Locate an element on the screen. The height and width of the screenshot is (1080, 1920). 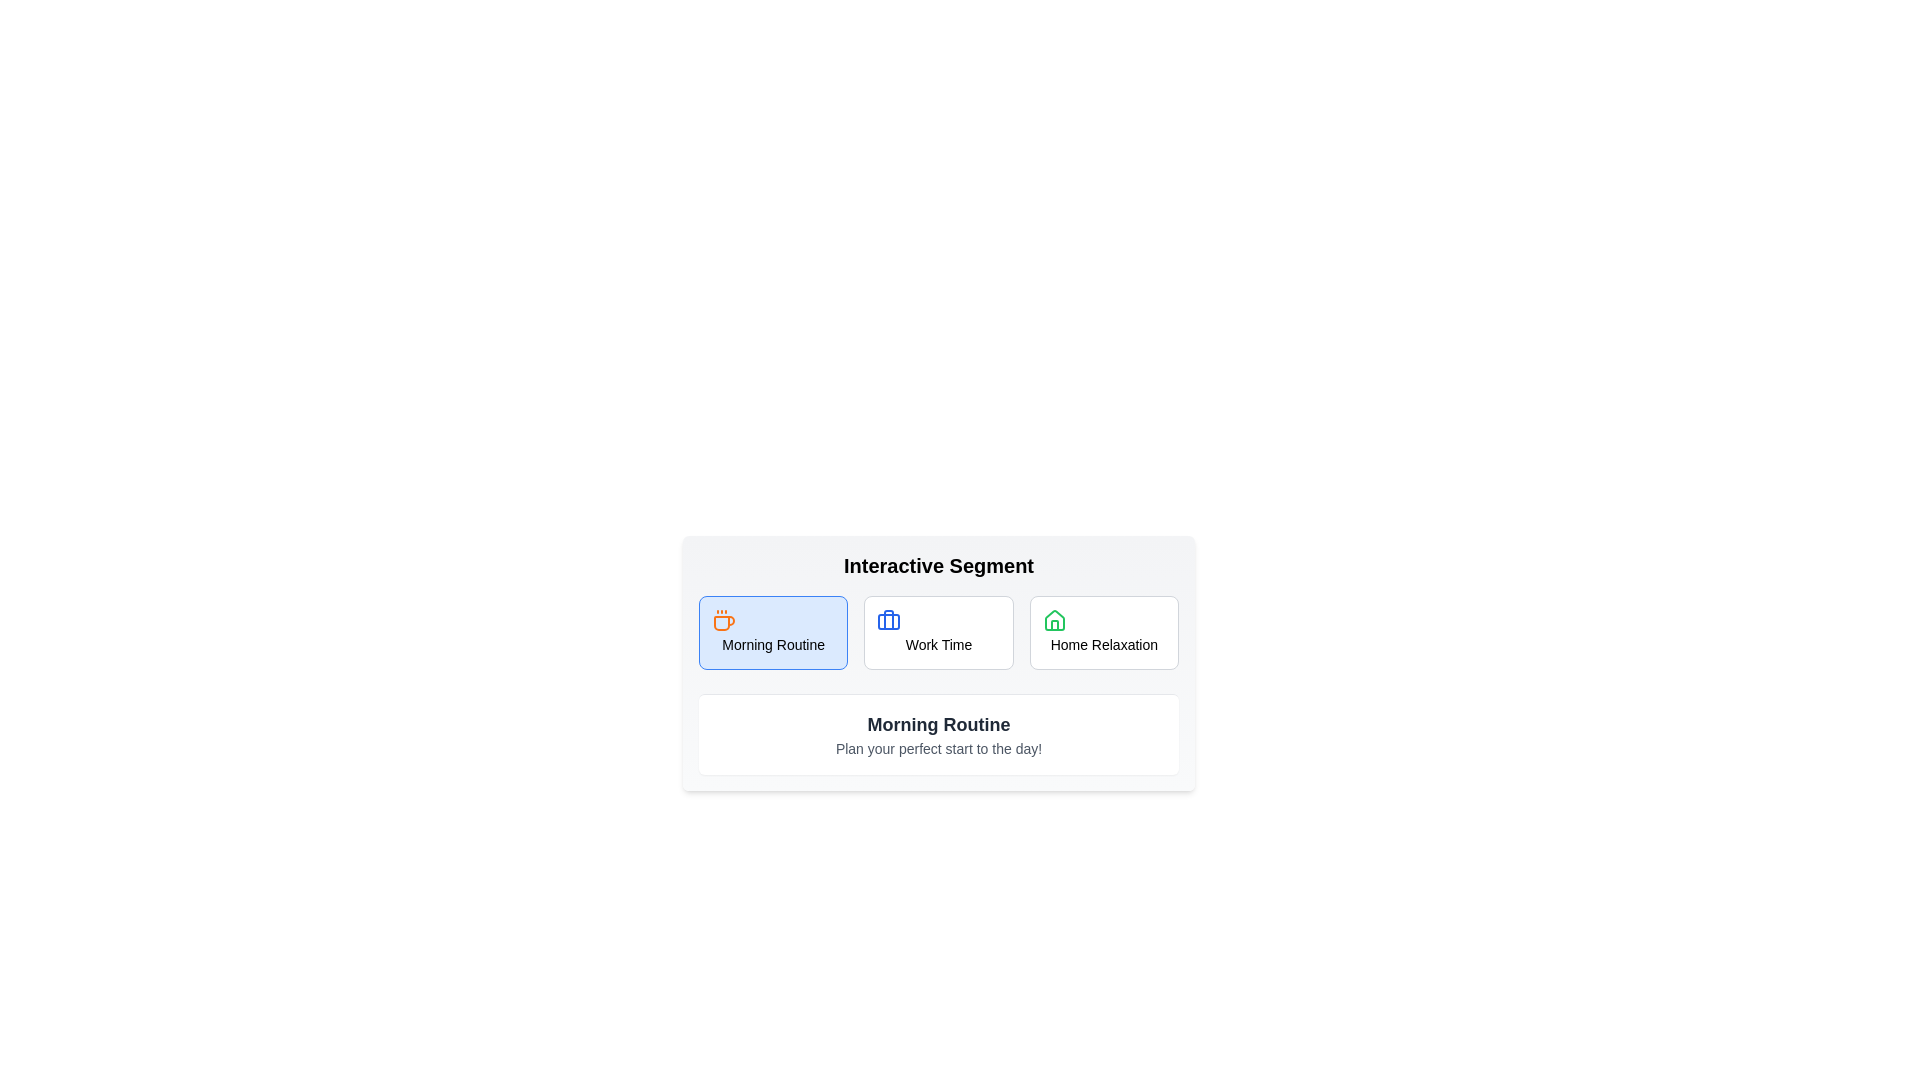
text label displaying 'Morning Routine' which is in bold and slightly larger font, located at the top of a card with a white background is located at coordinates (938, 725).